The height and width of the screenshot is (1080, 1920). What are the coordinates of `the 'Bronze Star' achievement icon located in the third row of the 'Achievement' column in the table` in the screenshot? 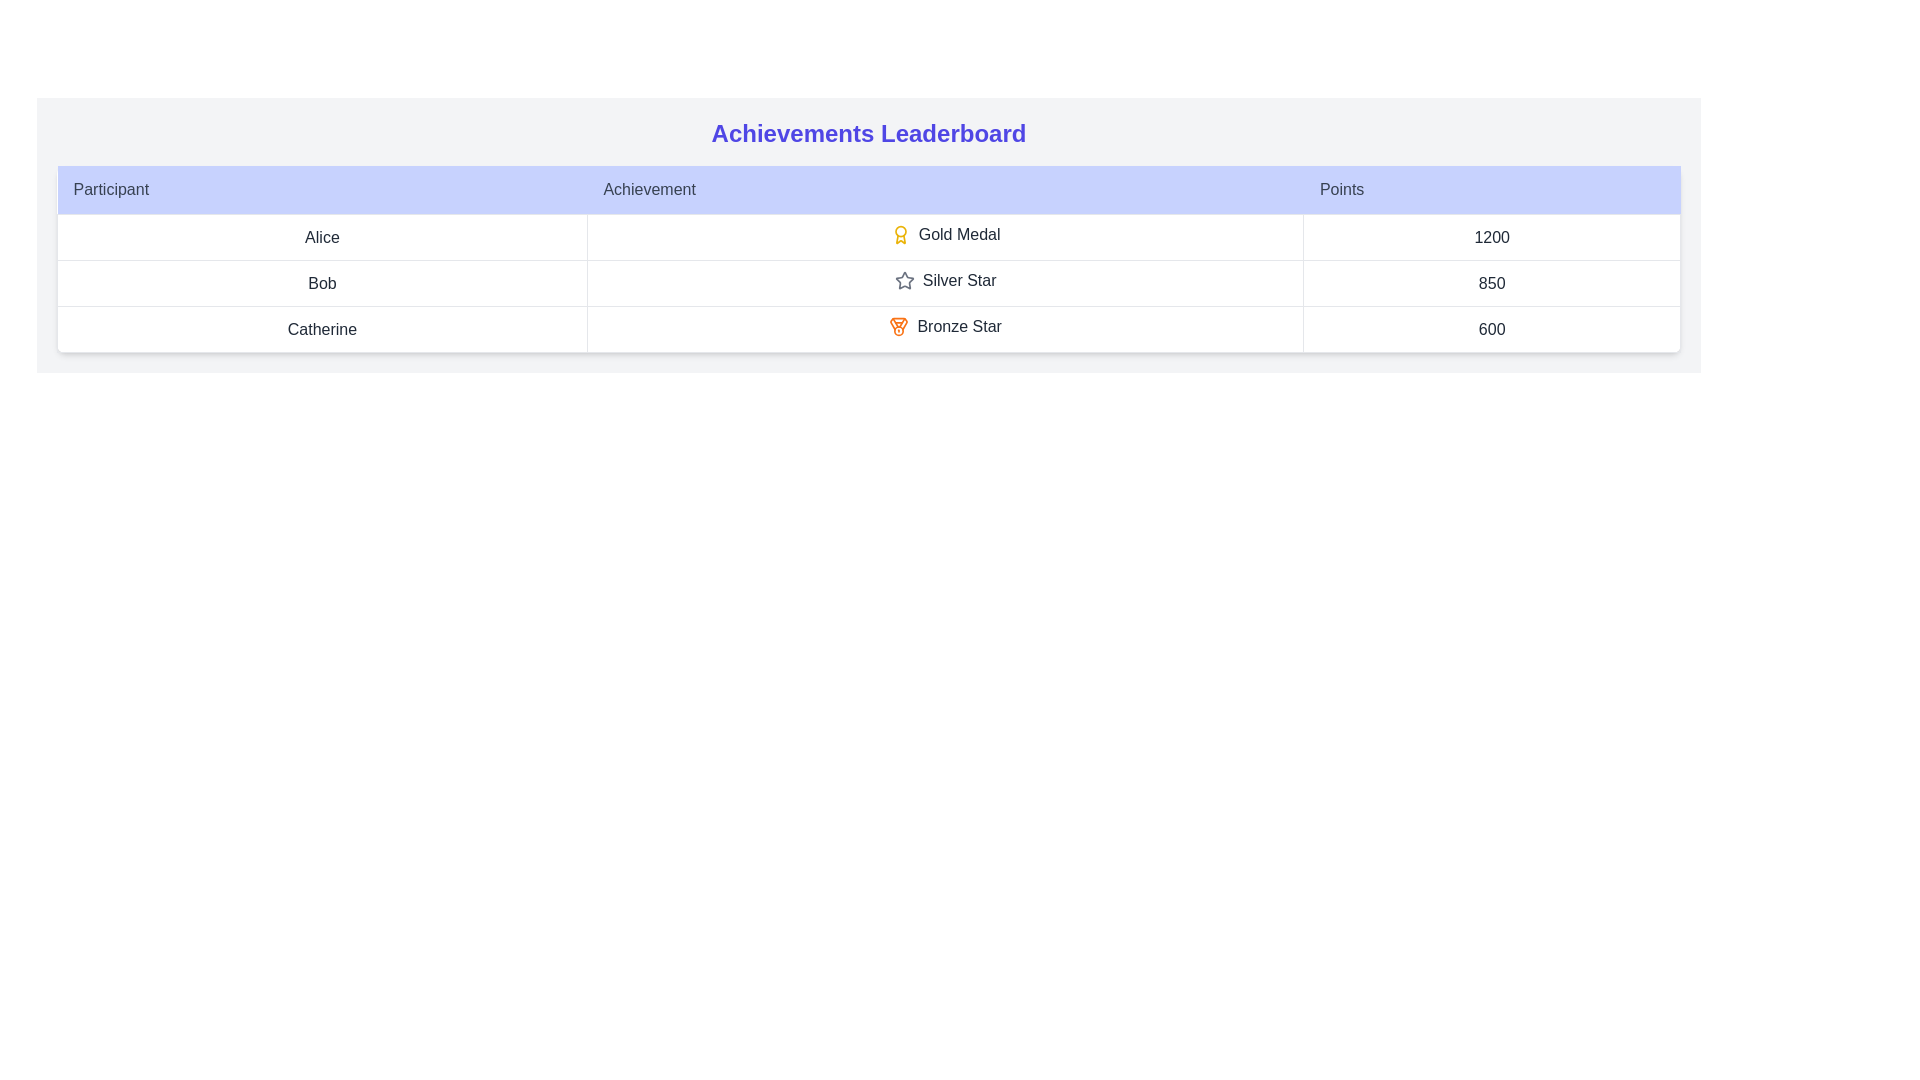 It's located at (898, 326).